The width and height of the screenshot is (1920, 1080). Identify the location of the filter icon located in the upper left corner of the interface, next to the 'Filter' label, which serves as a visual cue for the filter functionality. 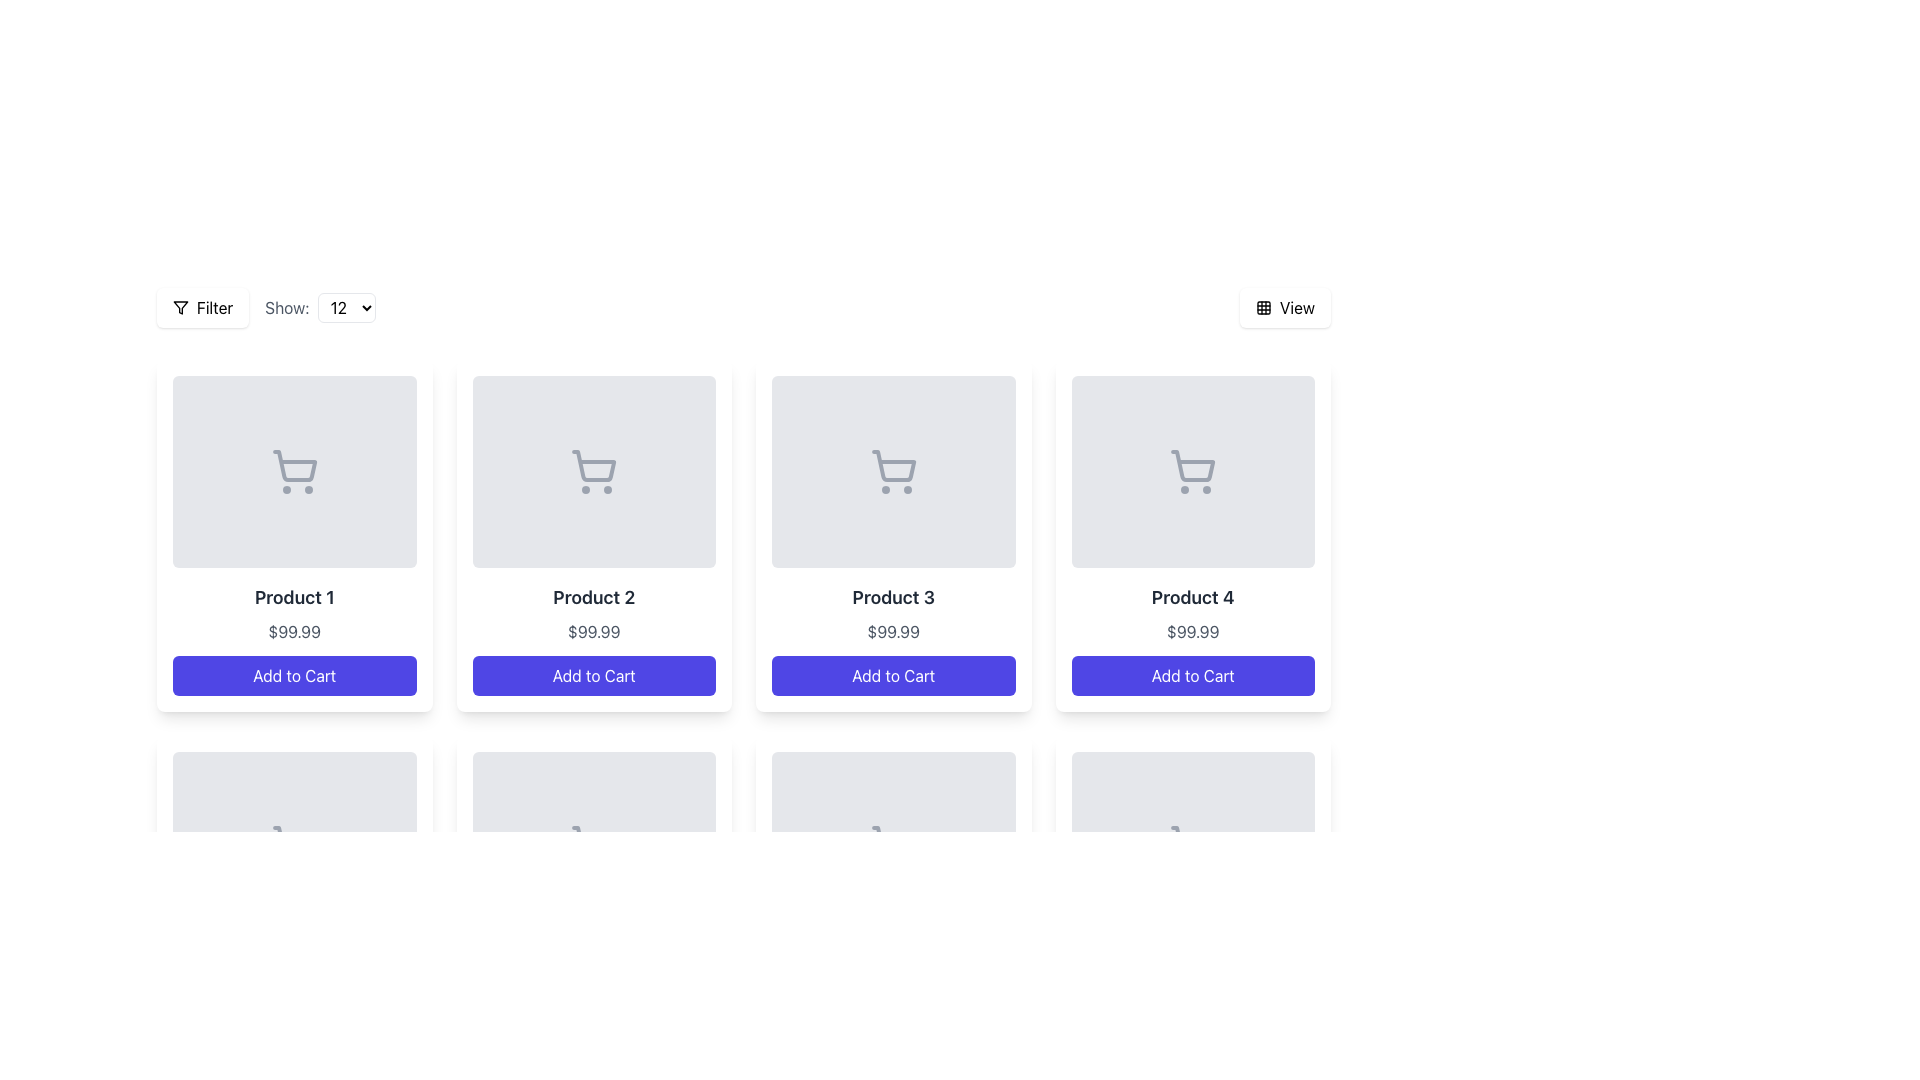
(181, 308).